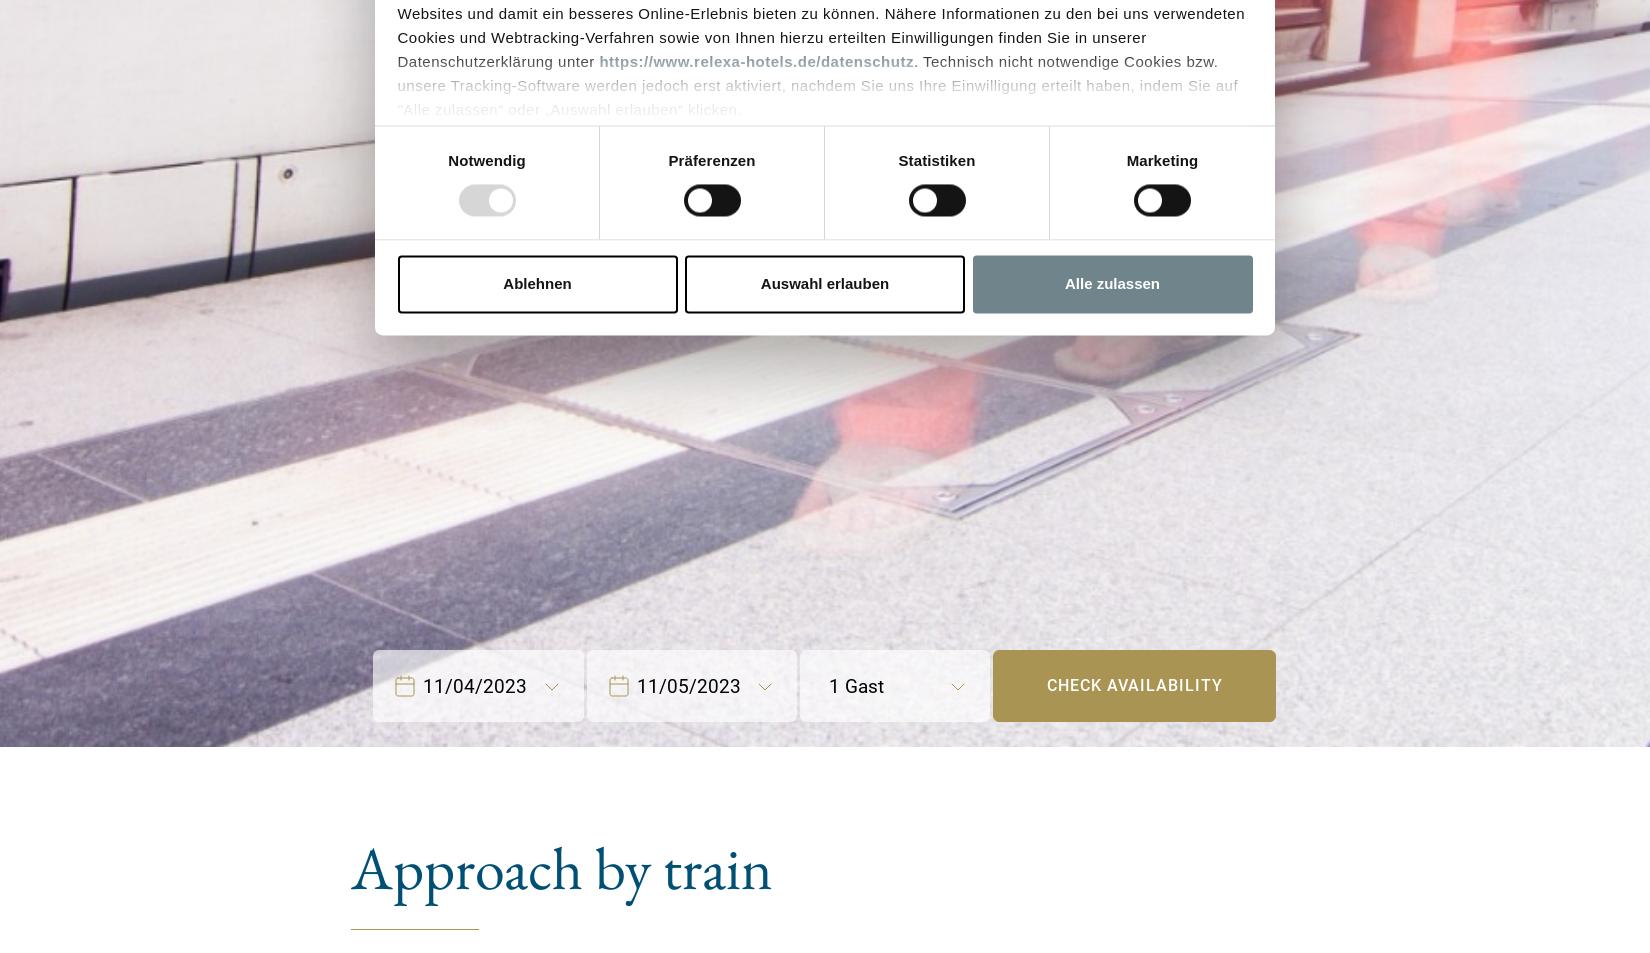  Describe the element at coordinates (819, 227) in the screenshot. I see `'„Bei Google und Facebook können die Daten auch außerhalb der EU gespeichert werden. Sofern Sie Cookies nicht ablehnen, gilt Ihre folgende Zustimmung:  „Ich stimme der Verwendung des Cookies zu, obgleich ich darüber informiert wurde, dass die Daten in die USA übertragen werden können und ich mein Recht auf rechtliches Gehör dort nach Europäischen Grundsätzen nicht ausreichend wahrnehmen kann und somit kein angemessenes Datenschutzniveau gewährleistet werden kann.“'` at that location.